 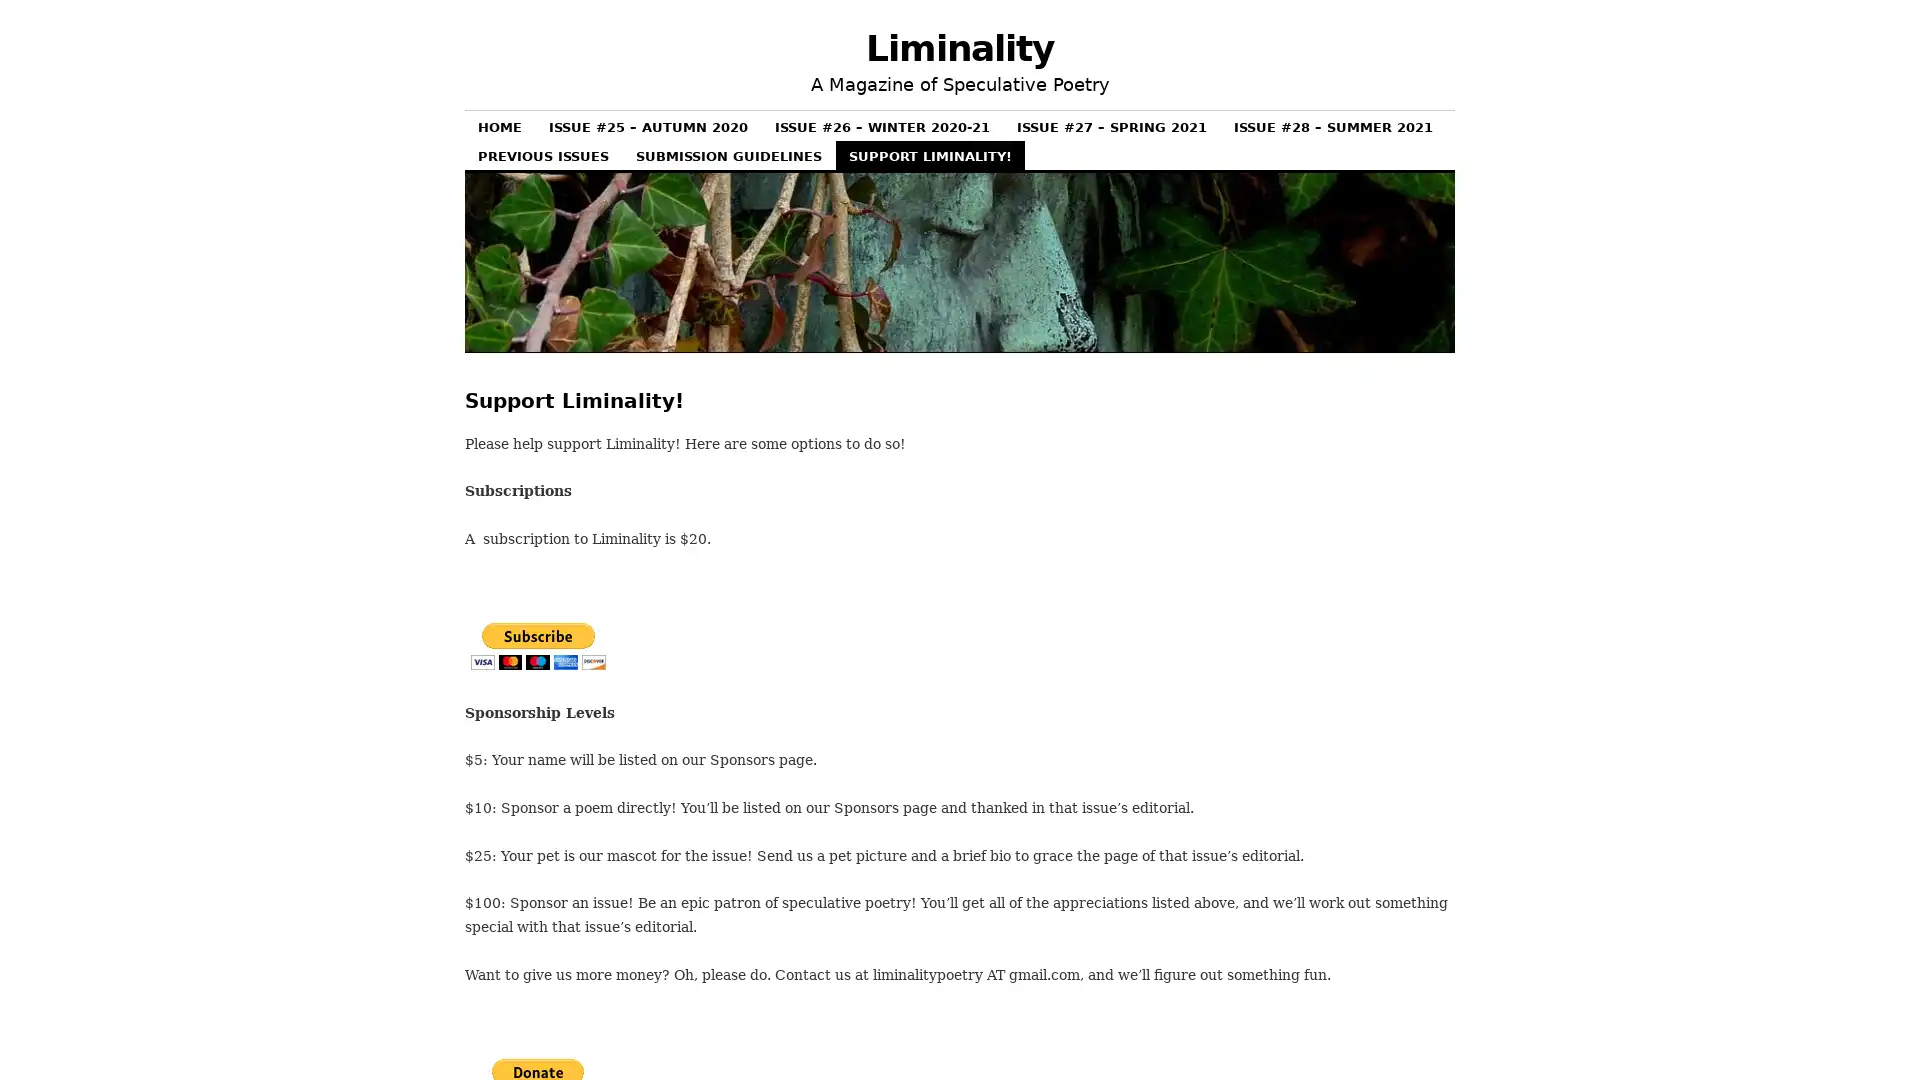 What do you see at coordinates (538, 646) in the screenshot?
I see `PayPal - The safer, easier way to pay online!` at bounding box center [538, 646].